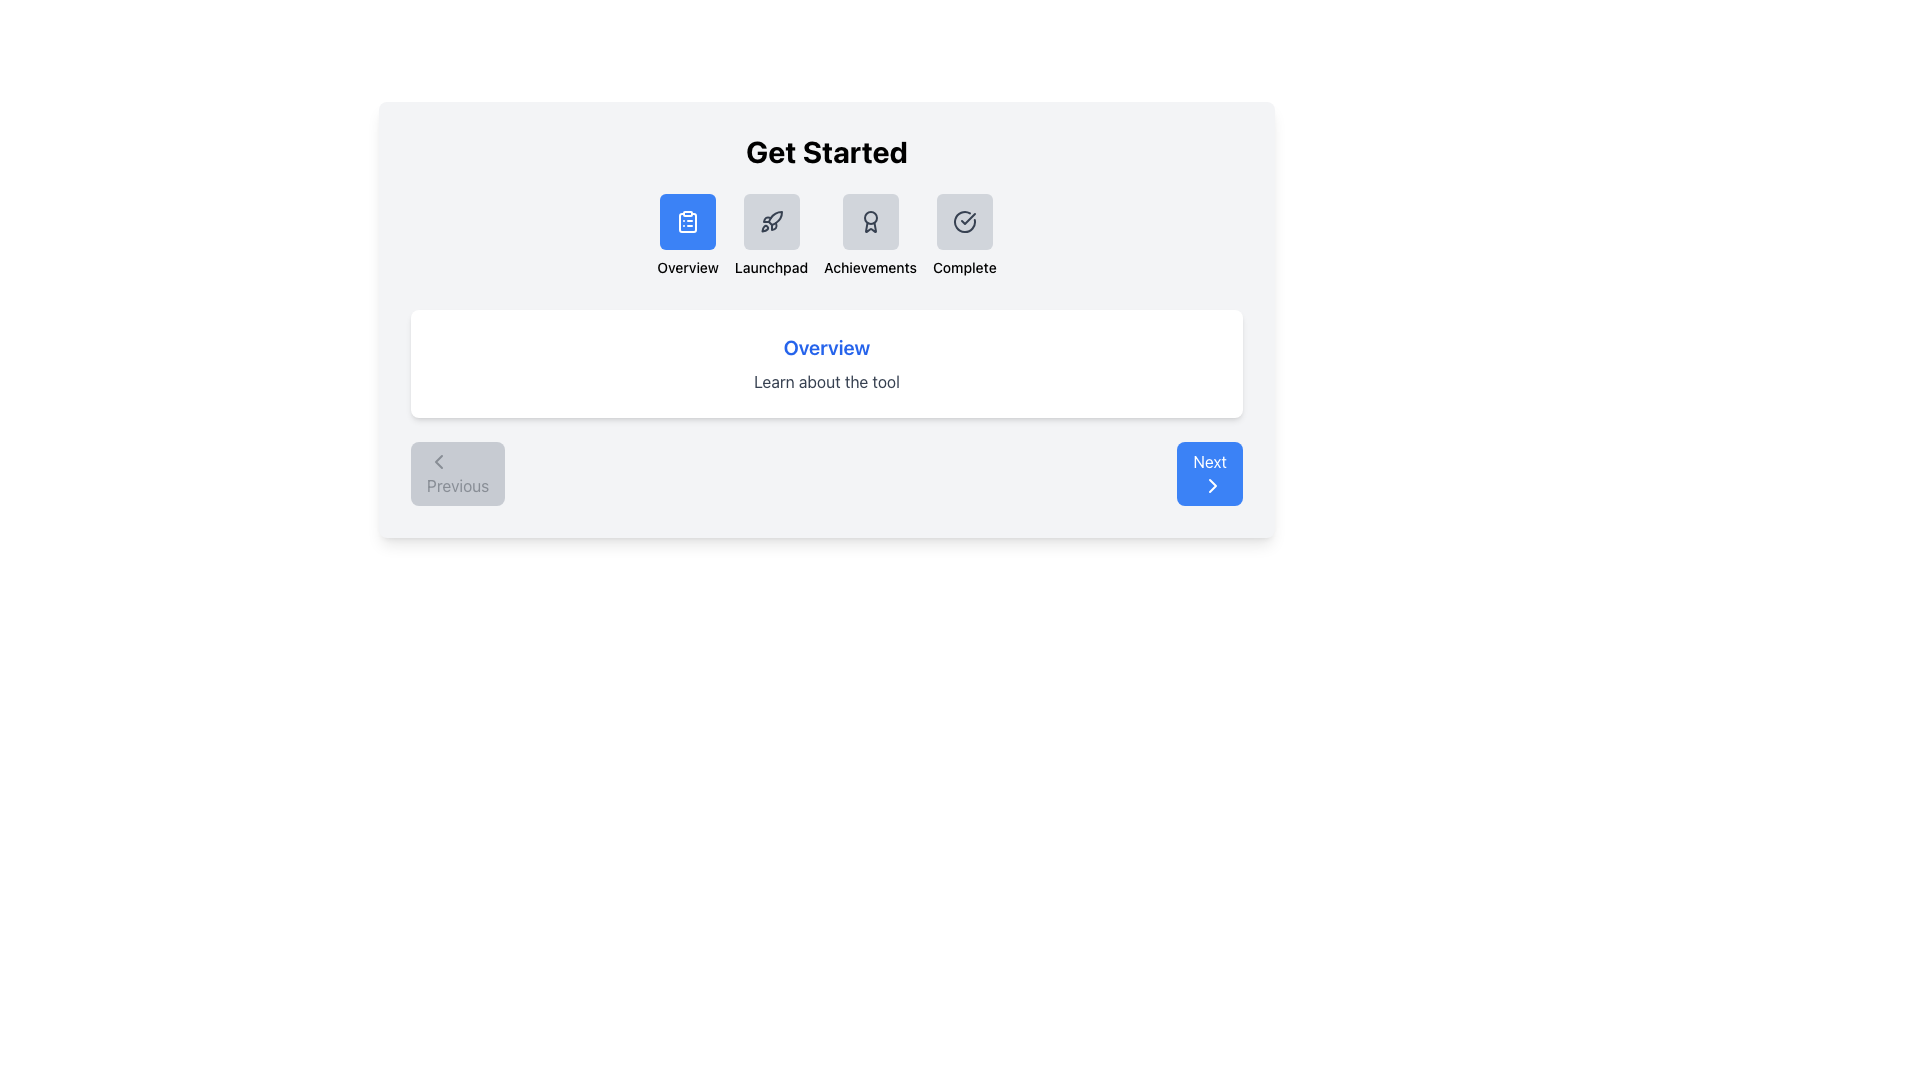 The image size is (1920, 1080). I want to click on the blue square button with a white clipboard icon, so click(688, 222).